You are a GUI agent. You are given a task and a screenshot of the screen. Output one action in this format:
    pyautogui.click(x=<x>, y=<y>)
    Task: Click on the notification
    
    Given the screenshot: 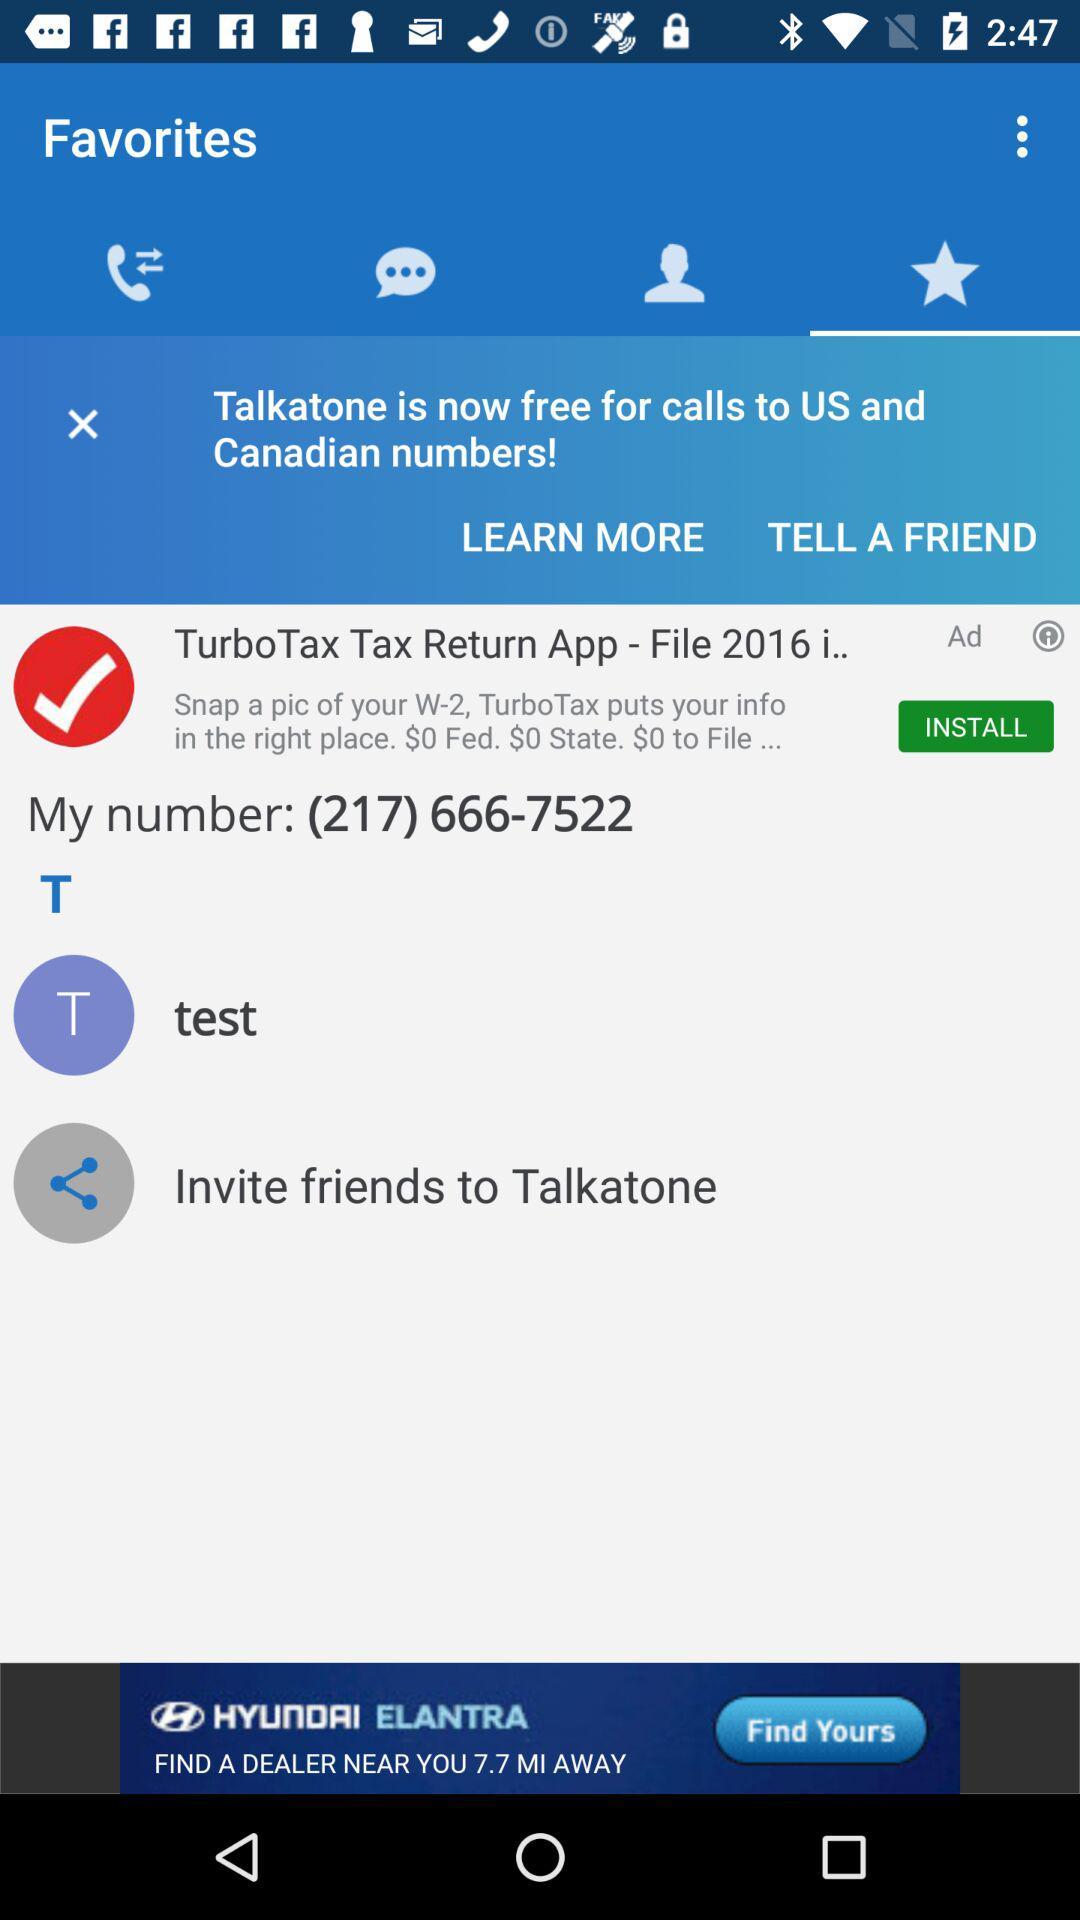 What is the action you would take?
    pyautogui.click(x=81, y=419)
    